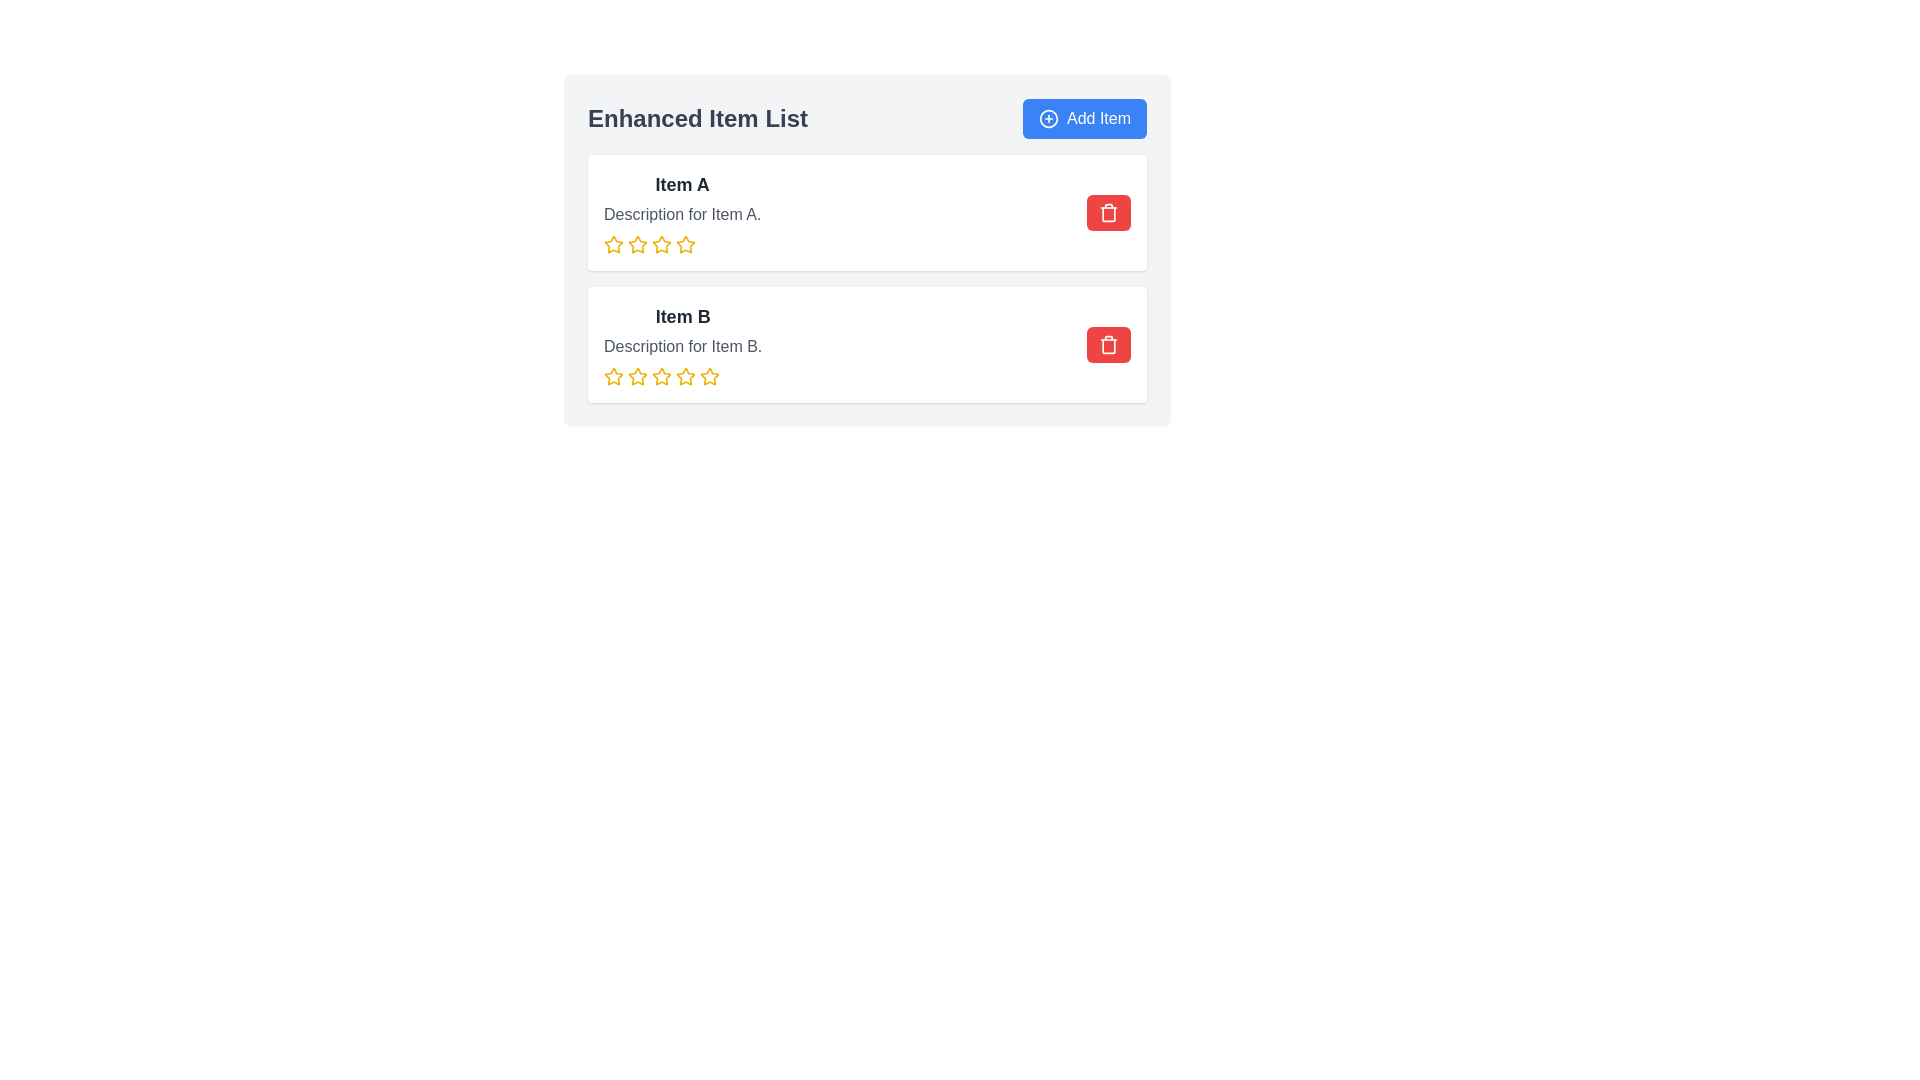 The image size is (1920, 1080). What do you see at coordinates (683, 346) in the screenshot?
I see `static text content that displays 'Description for Item B.' located beneath the heading 'Item B' and above a row of star icons in the second card` at bounding box center [683, 346].